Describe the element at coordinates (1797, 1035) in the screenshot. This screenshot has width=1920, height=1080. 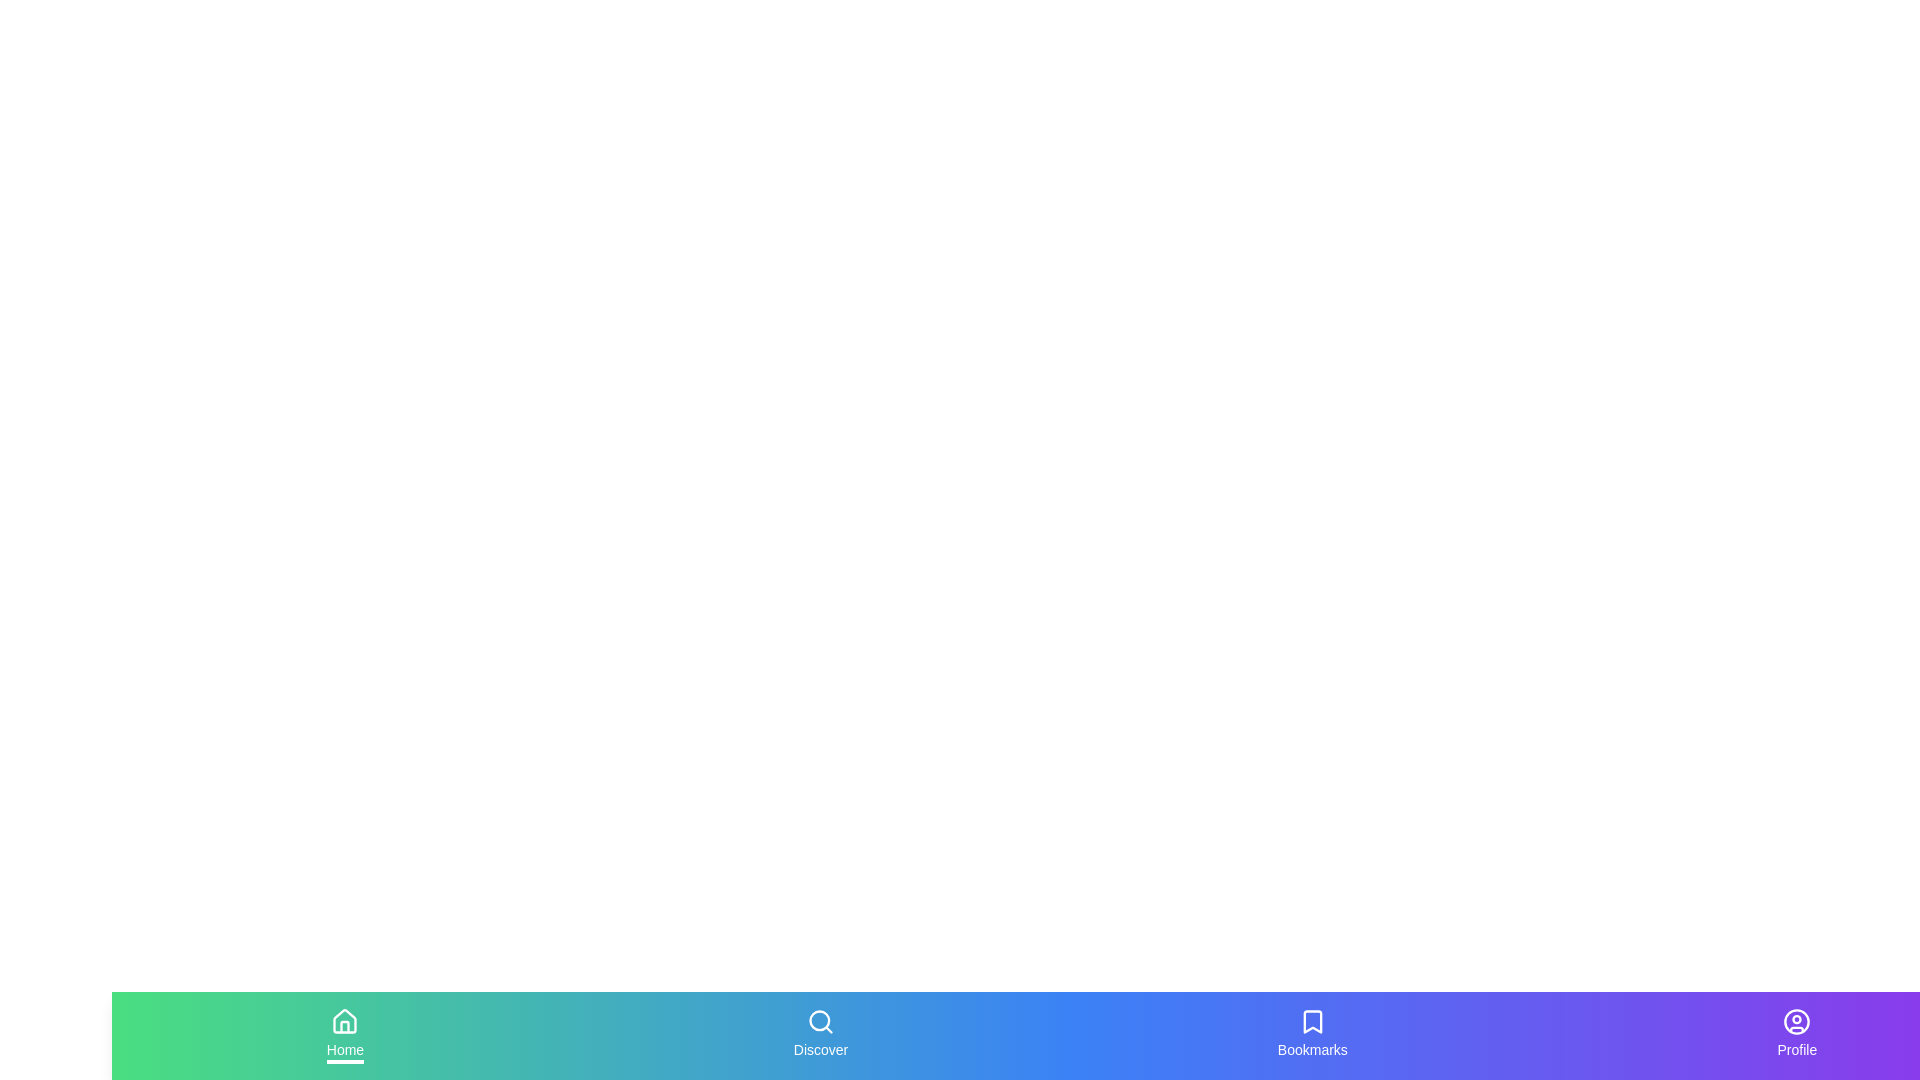
I see `the tab Profile in the bottom navigation bar` at that location.